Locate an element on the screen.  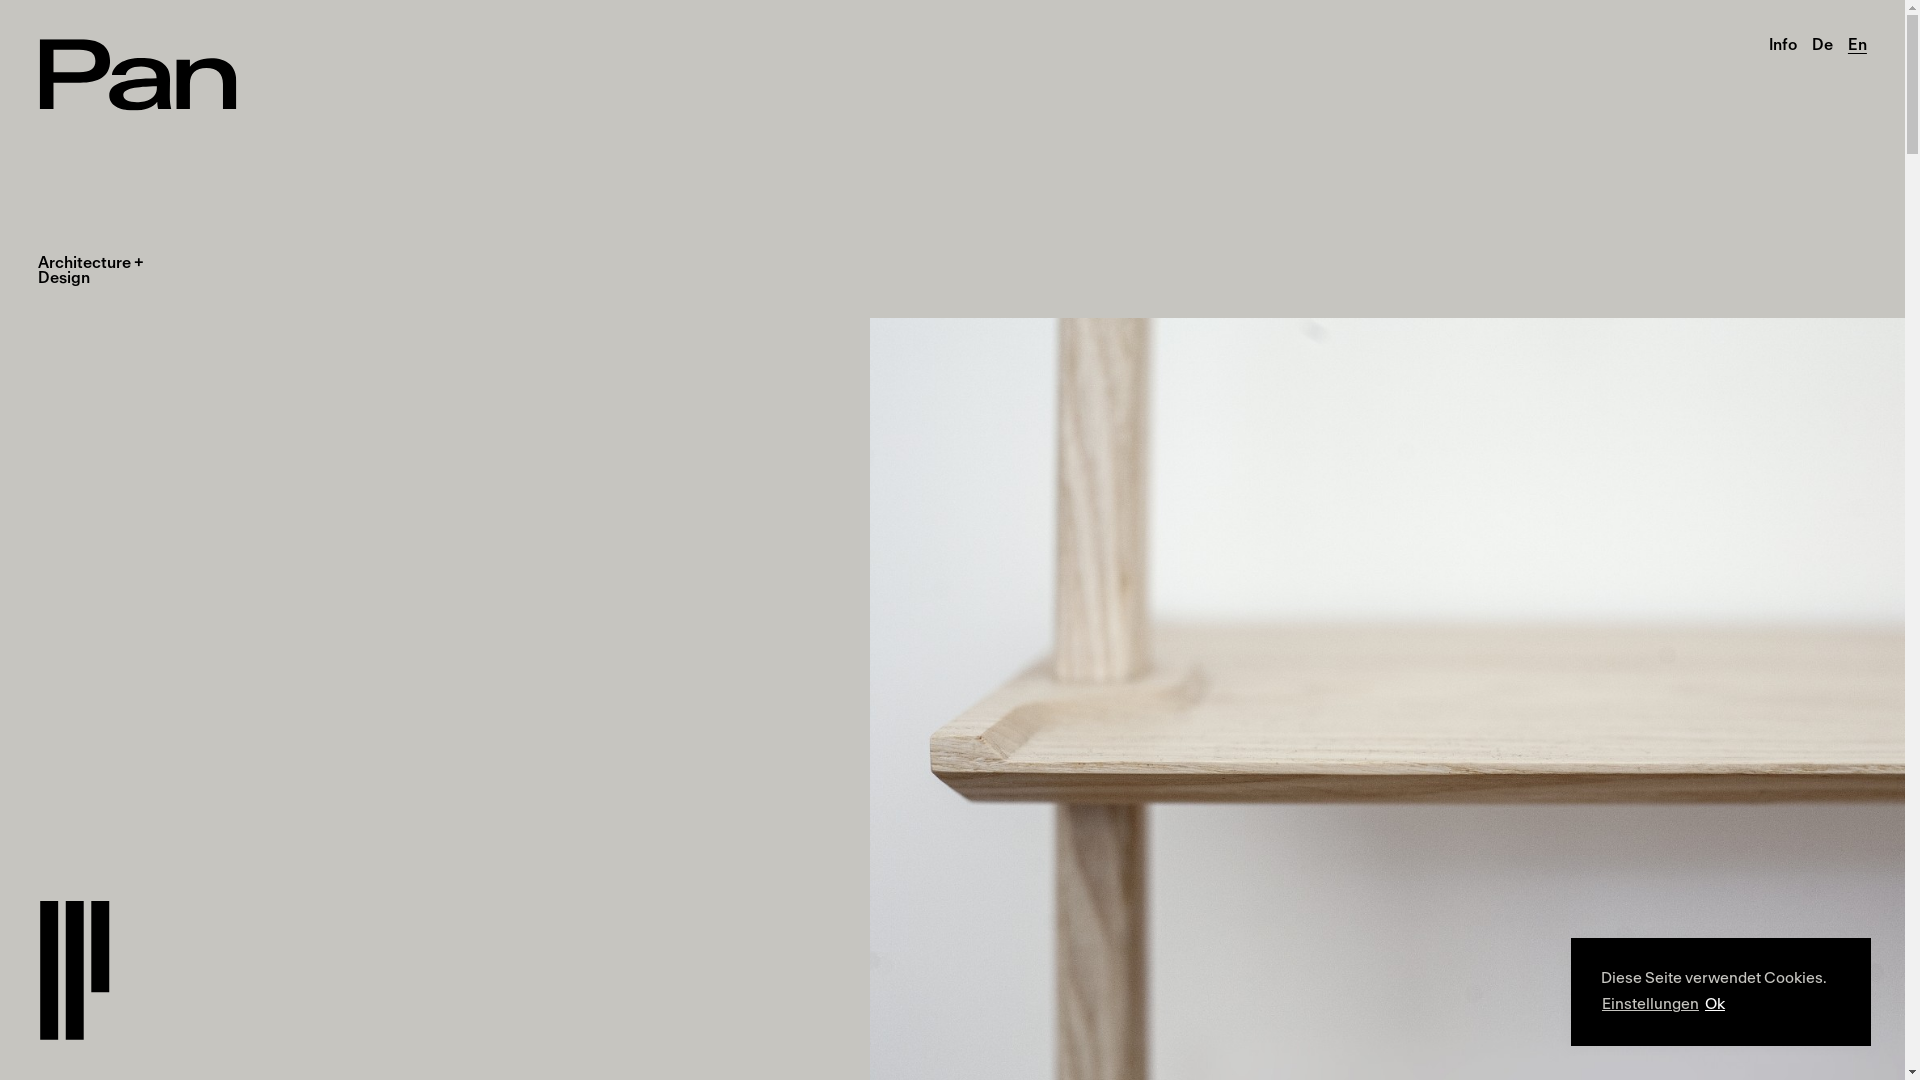
'Info' is located at coordinates (1782, 45).